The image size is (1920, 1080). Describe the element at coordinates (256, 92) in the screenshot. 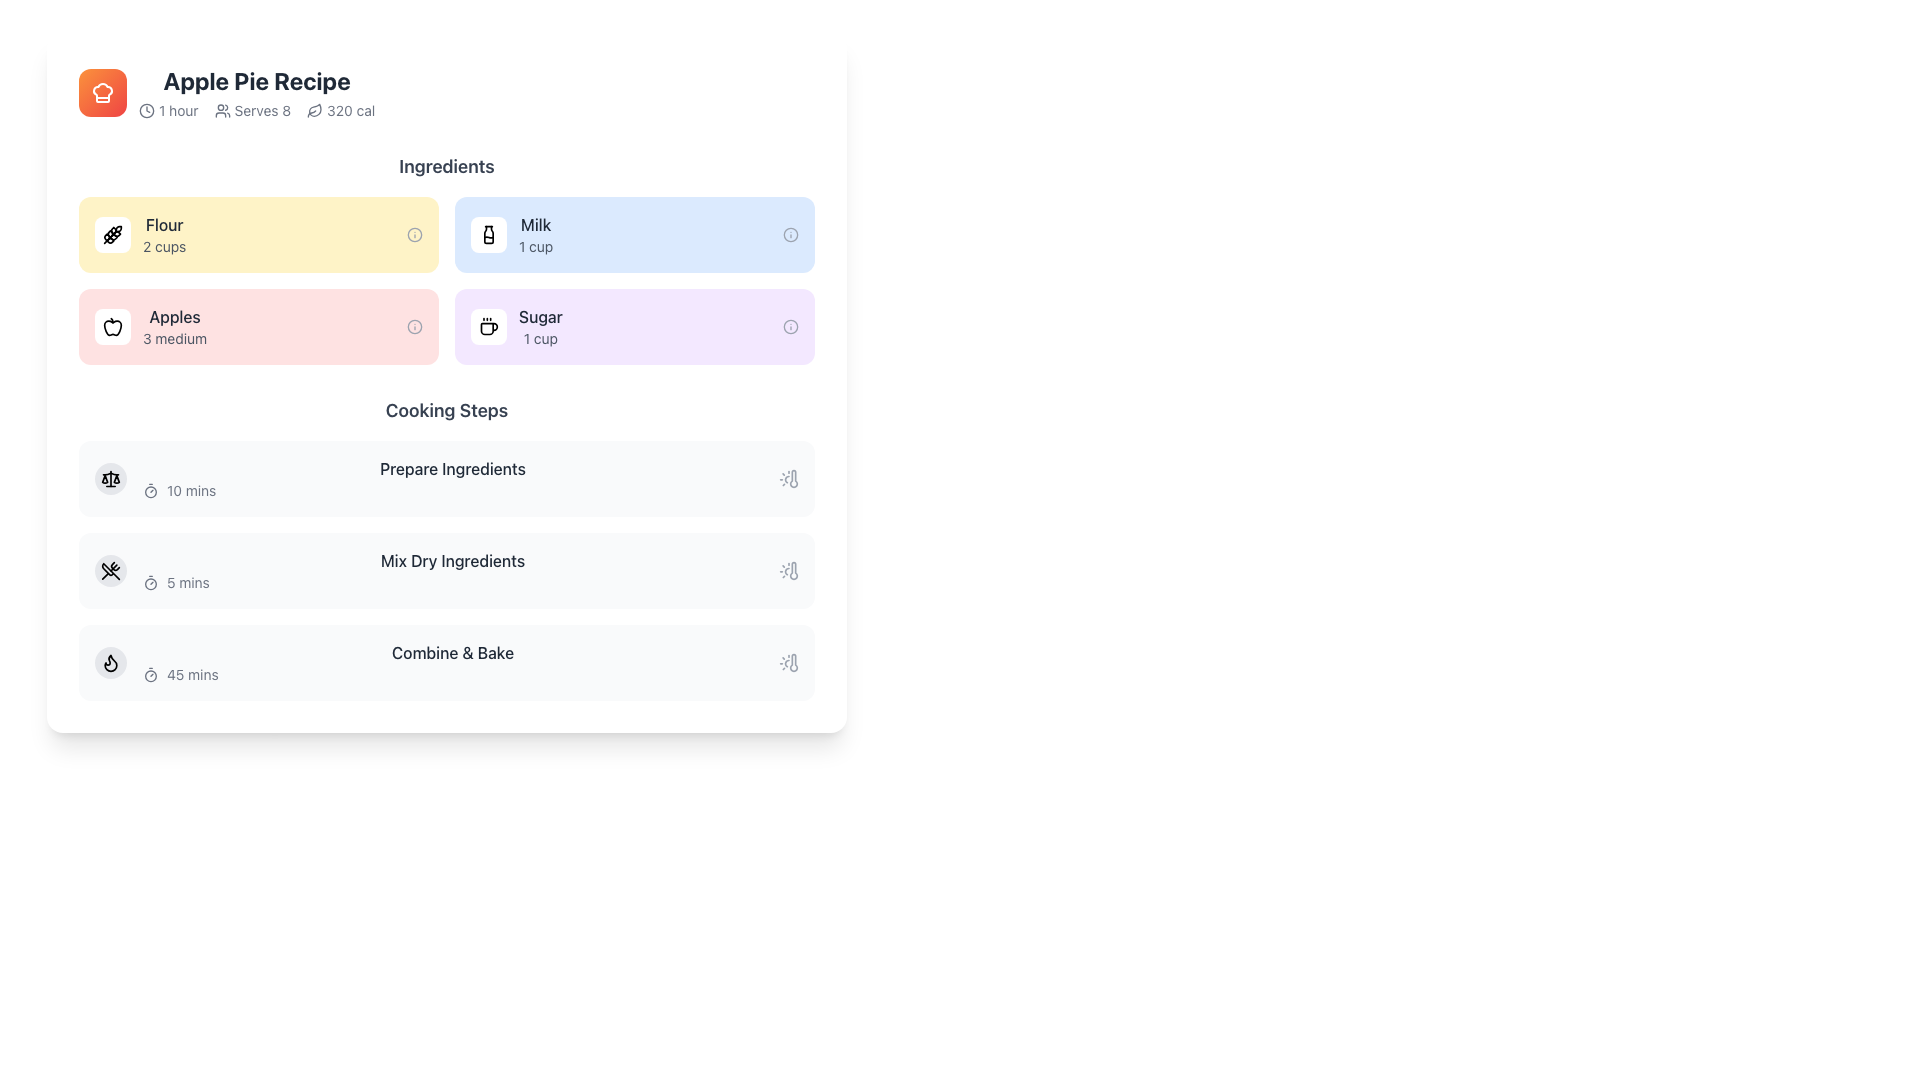

I see `the recipe header textual display, which includes the recipe title and key details like preparation time, servings, and calories` at that location.